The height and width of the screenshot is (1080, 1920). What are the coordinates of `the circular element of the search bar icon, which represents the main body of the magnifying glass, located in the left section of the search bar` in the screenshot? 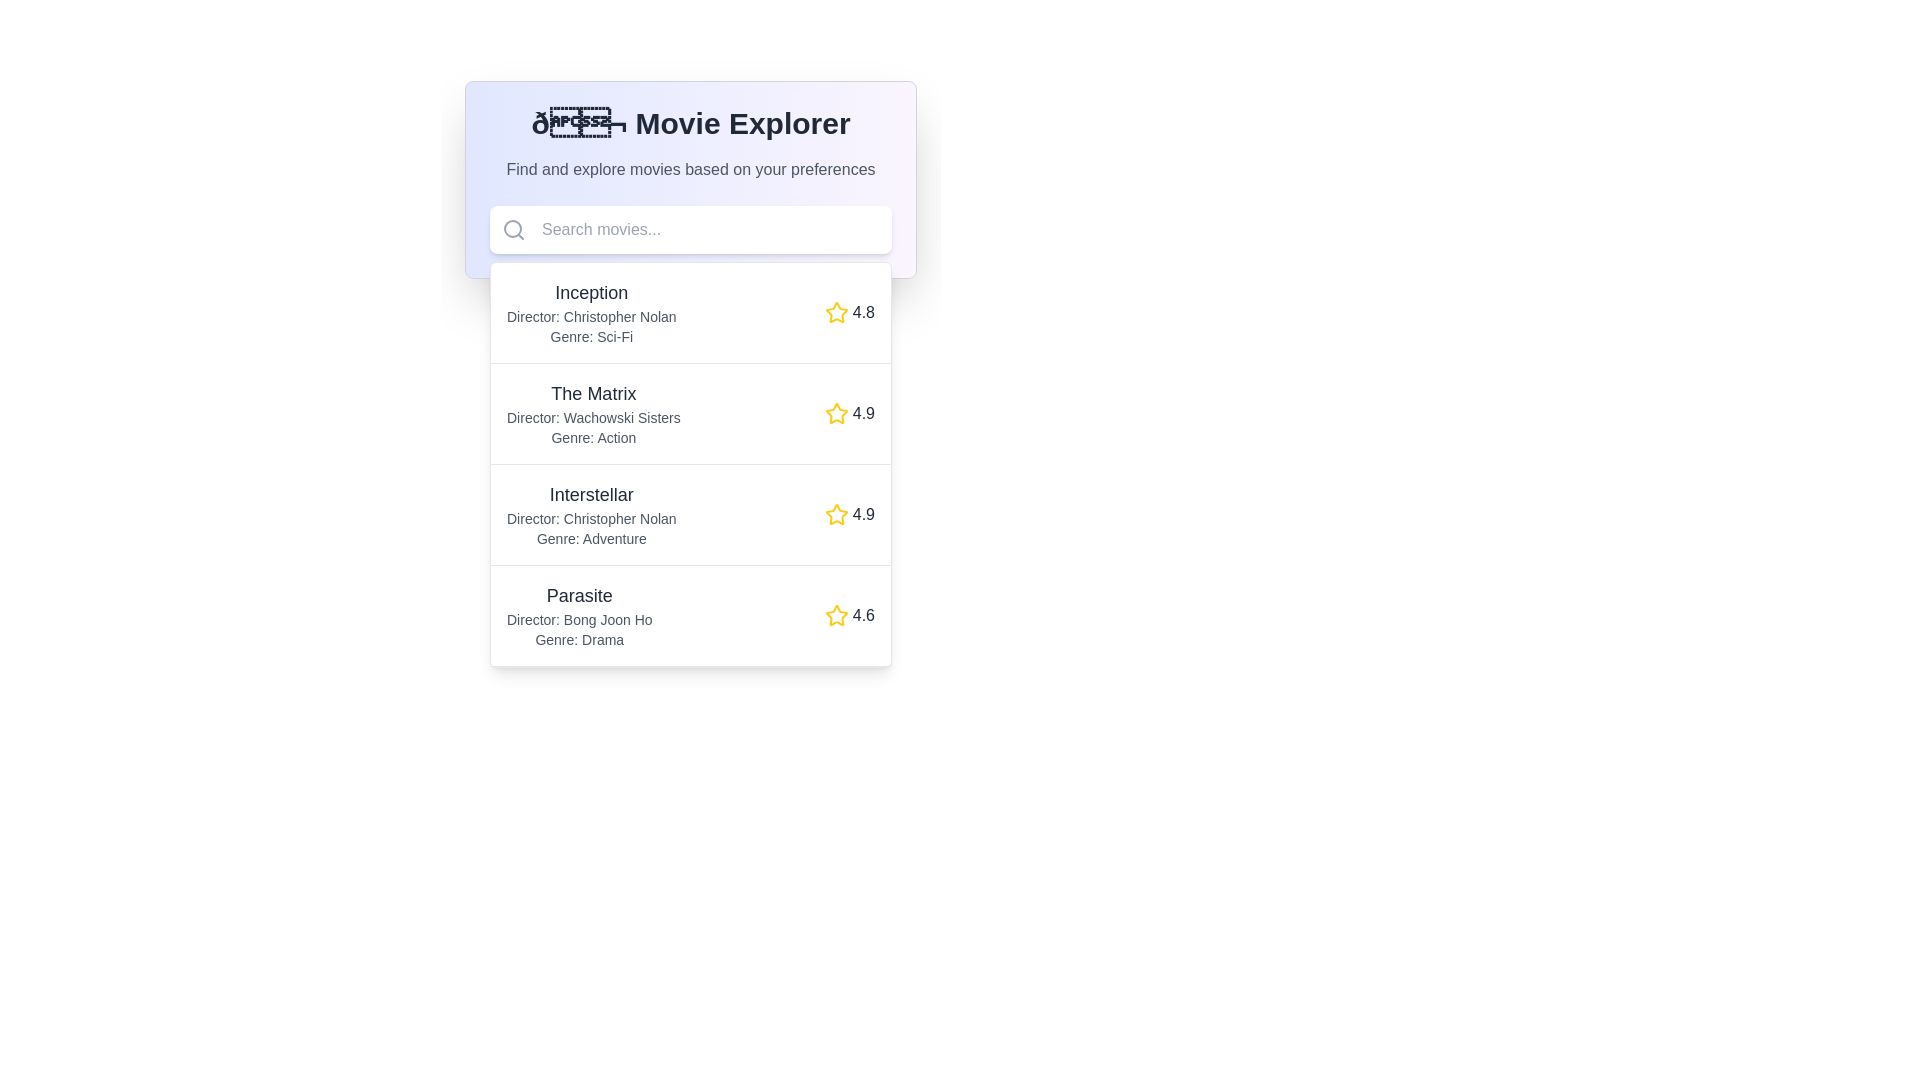 It's located at (513, 227).